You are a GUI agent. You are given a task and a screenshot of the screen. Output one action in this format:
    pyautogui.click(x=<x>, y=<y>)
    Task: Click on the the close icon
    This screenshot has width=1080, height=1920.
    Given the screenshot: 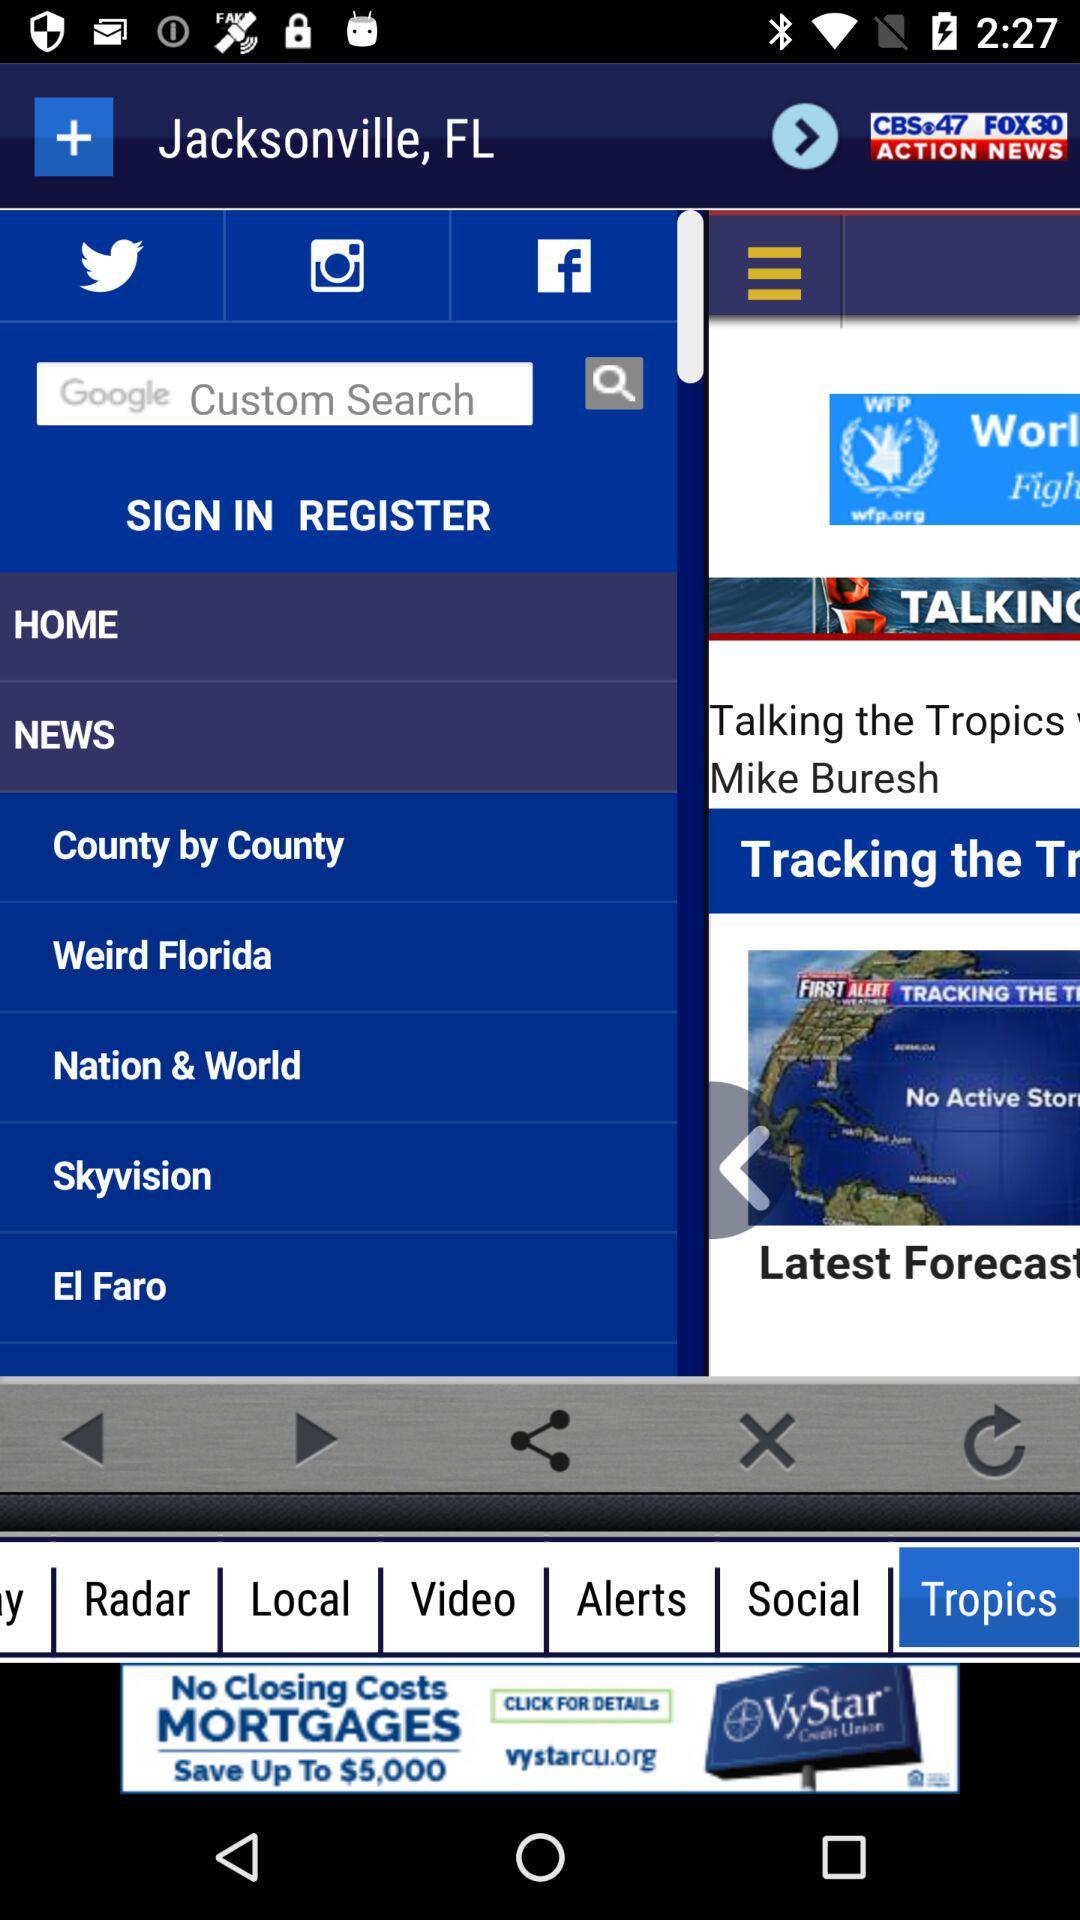 What is the action you would take?
    pyautogui.click(x=766, y=1440)
    